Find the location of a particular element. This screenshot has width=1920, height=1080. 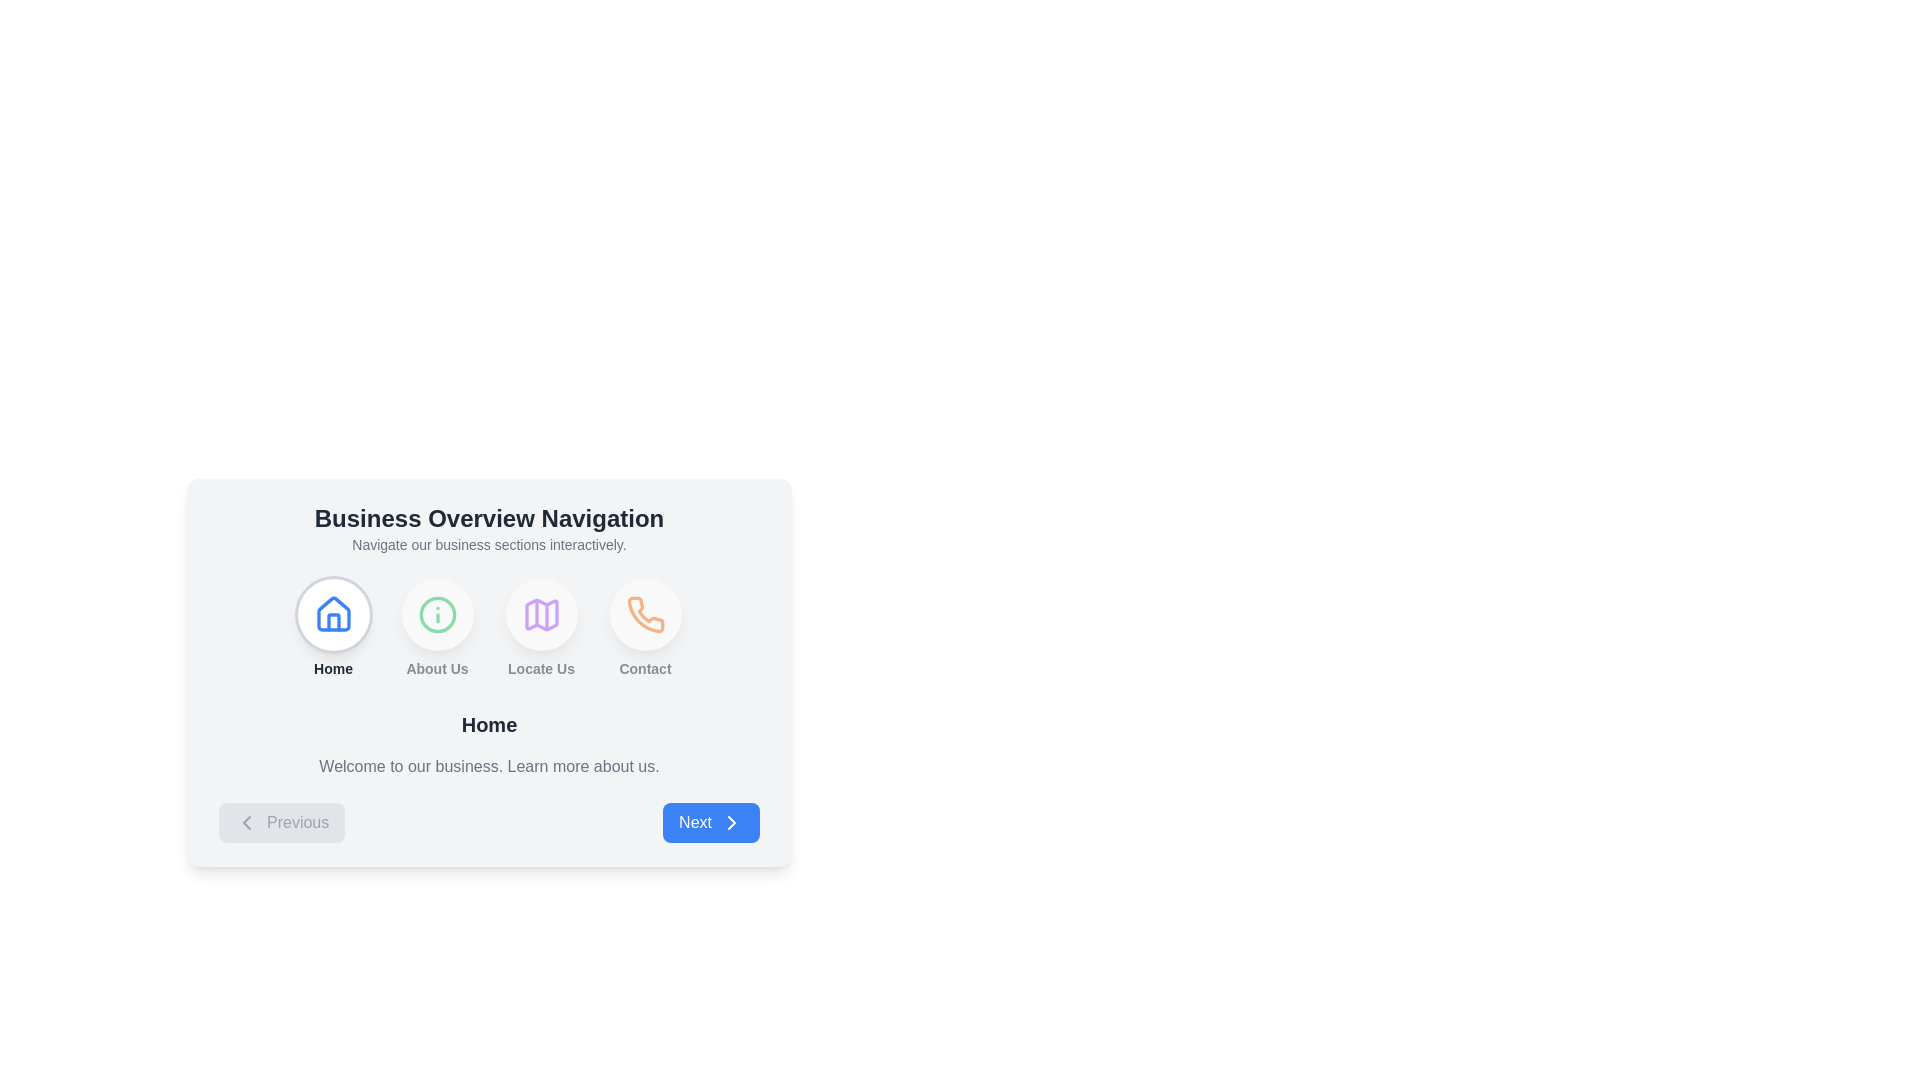

text displayed in the Header section that contains 'Business Overview Navigation' and 'Navigate our business sections interactively.' is located at coordinates (489, 527).